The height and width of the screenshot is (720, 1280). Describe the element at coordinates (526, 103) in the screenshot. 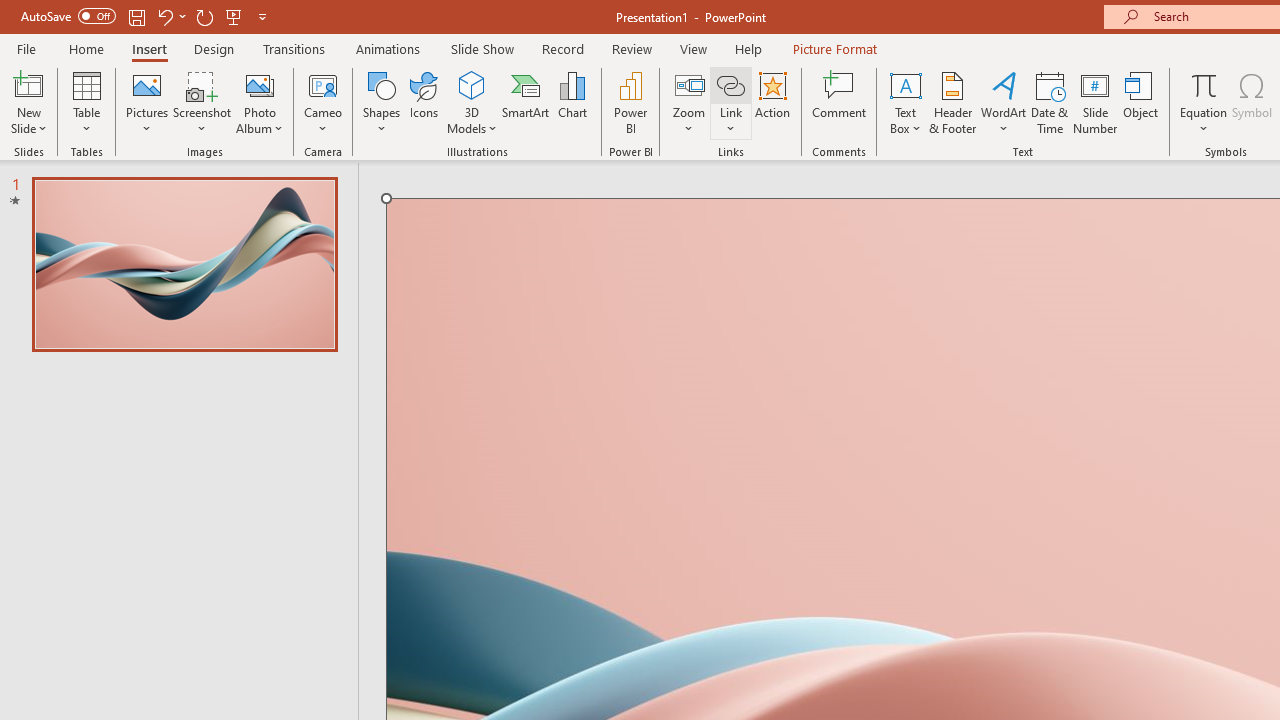

I see `'SmartArt...'` at that location.